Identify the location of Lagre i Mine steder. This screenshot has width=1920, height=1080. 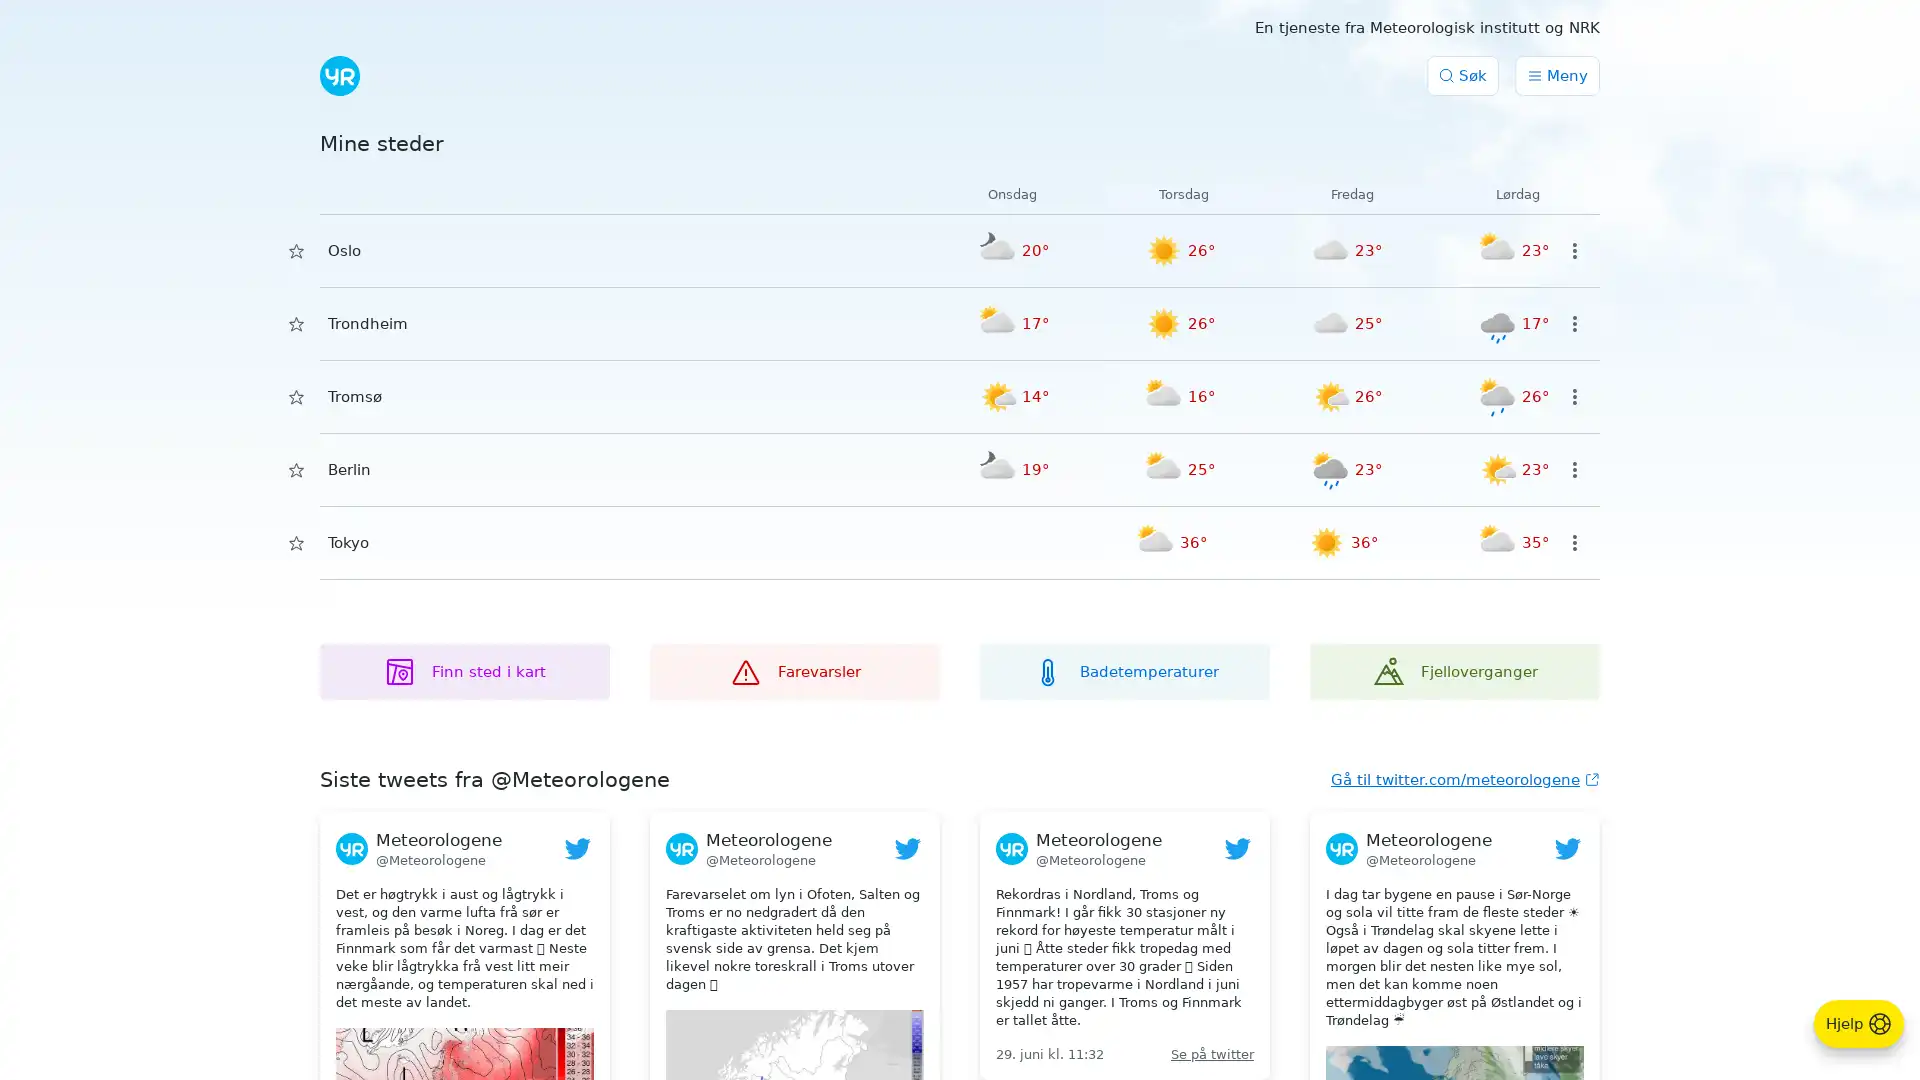
(295, 397).